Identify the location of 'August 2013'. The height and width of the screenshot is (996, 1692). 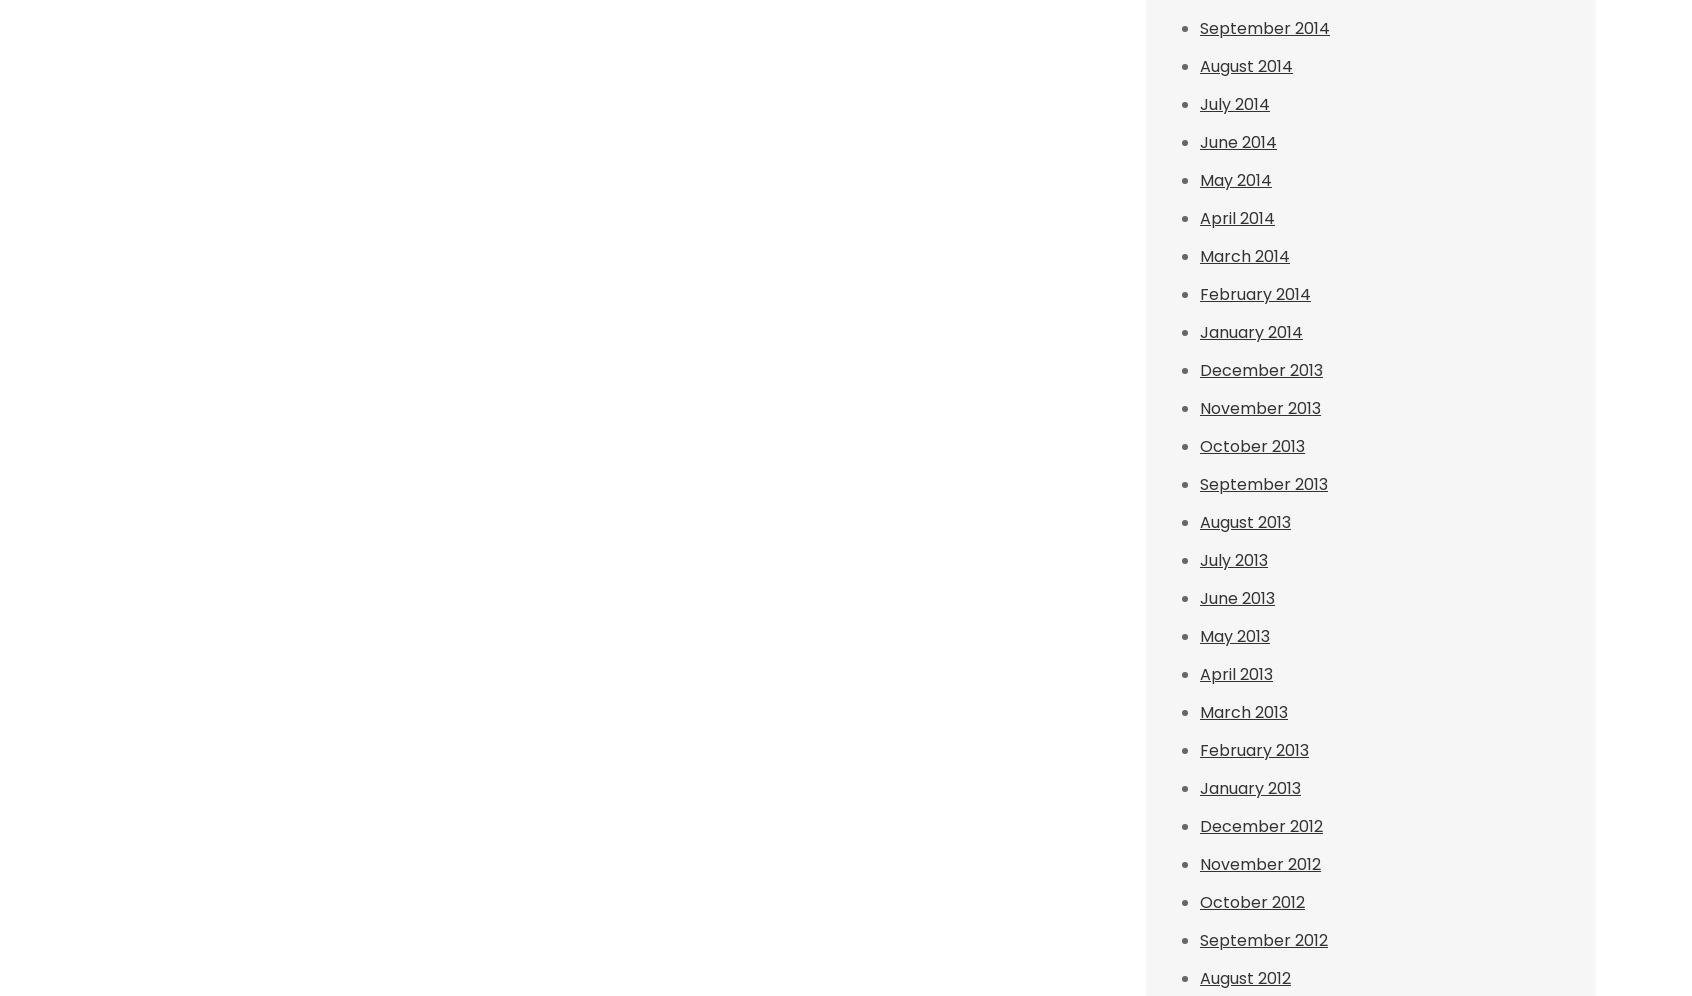
(1245, 522).